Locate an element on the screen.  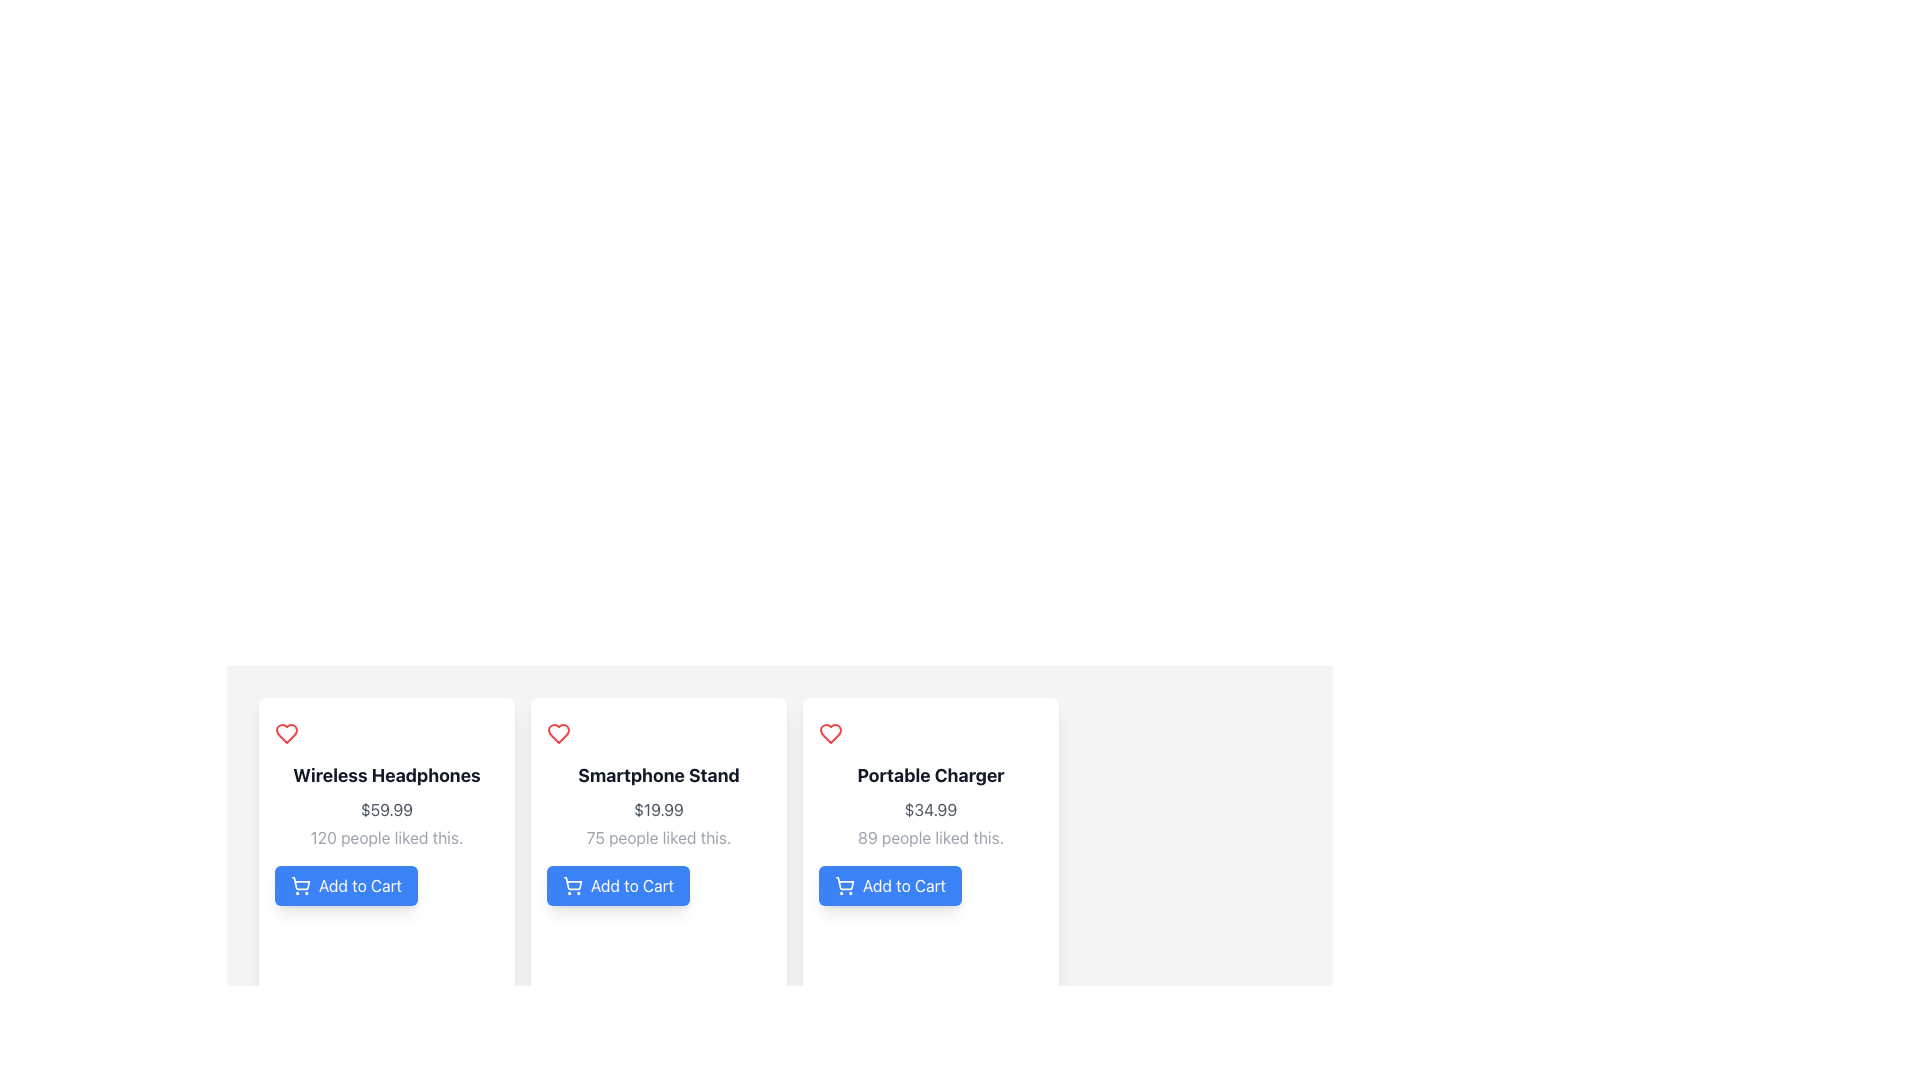
the red heart icon located in the top-left corner of the card displaying the 'Wireless Headphones' product information is located at coordinates (286, 733).